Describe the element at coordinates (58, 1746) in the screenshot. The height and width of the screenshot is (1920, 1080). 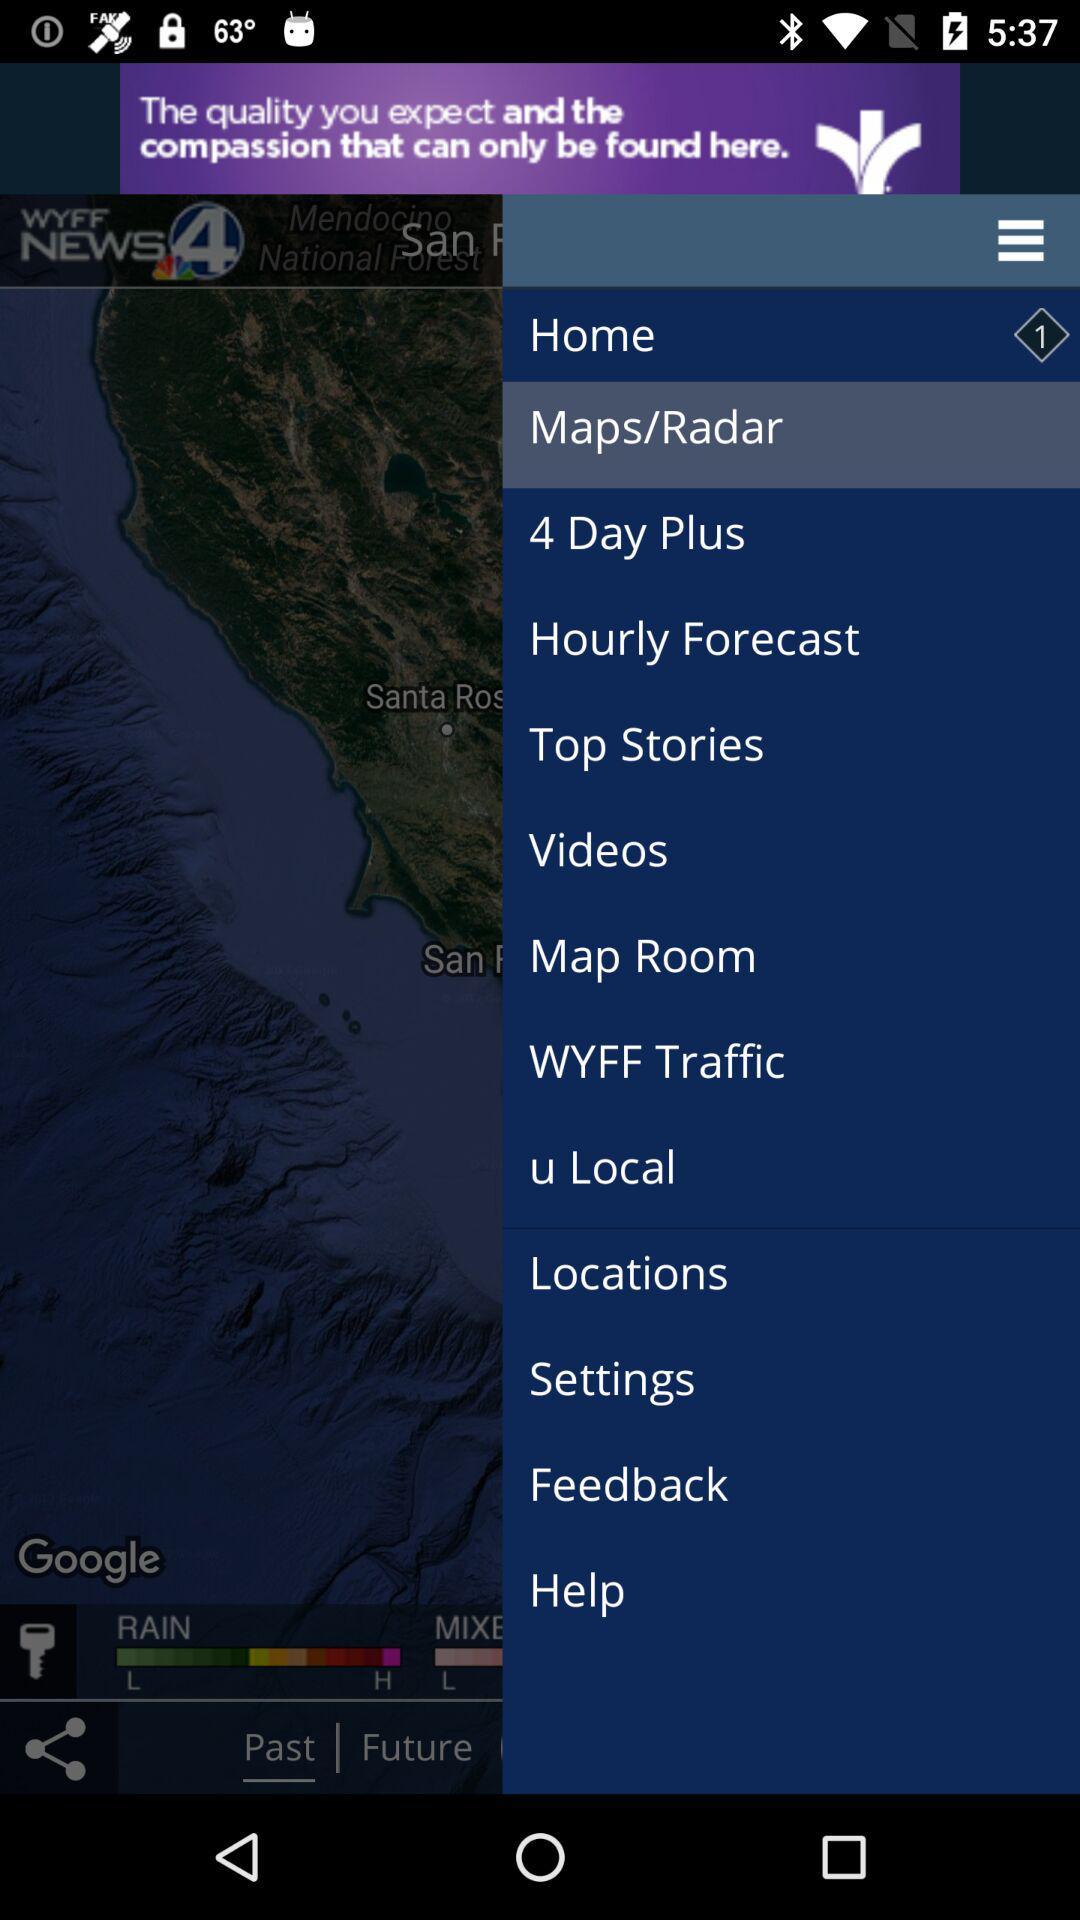
I see `the share icon` at that location.